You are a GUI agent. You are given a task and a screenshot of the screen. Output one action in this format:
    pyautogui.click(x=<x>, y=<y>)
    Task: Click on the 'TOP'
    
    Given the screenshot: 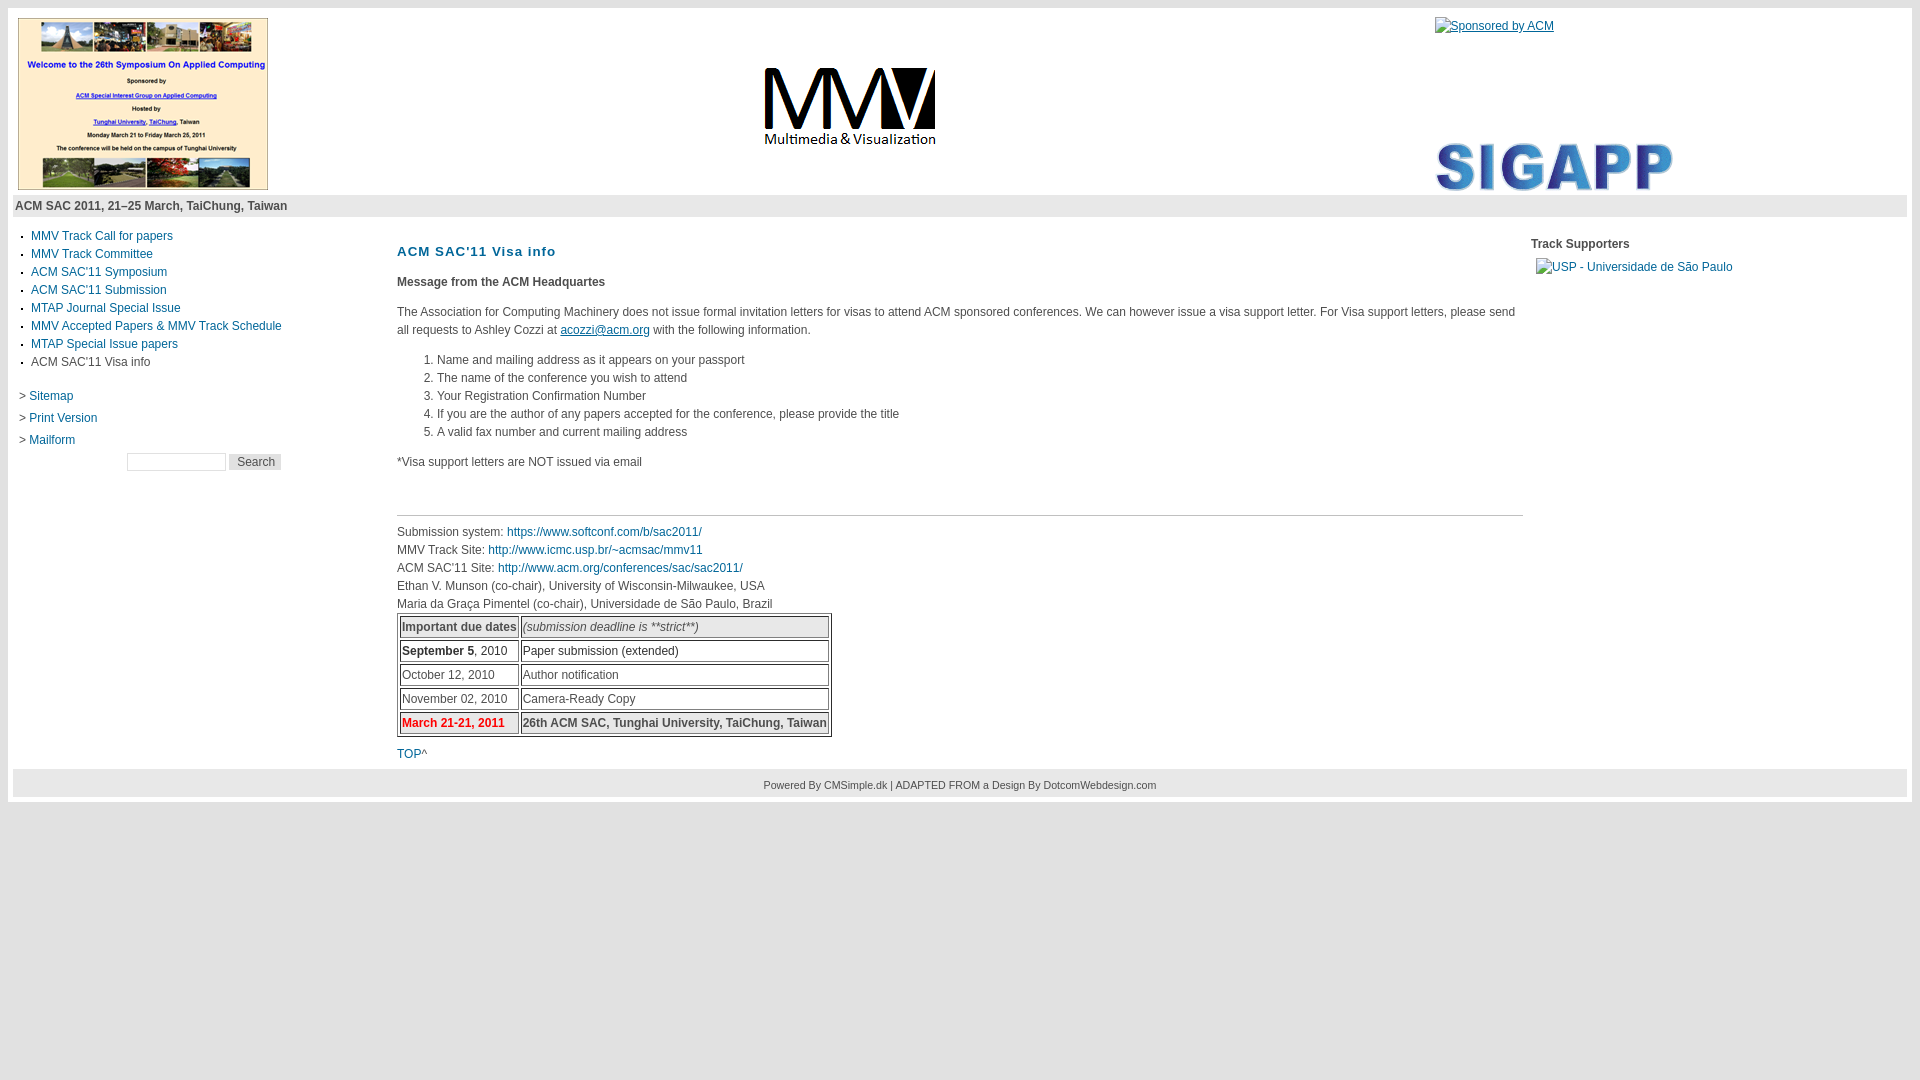 What is the action you would take?
    pyautogui.click(x=407, y=753)
    